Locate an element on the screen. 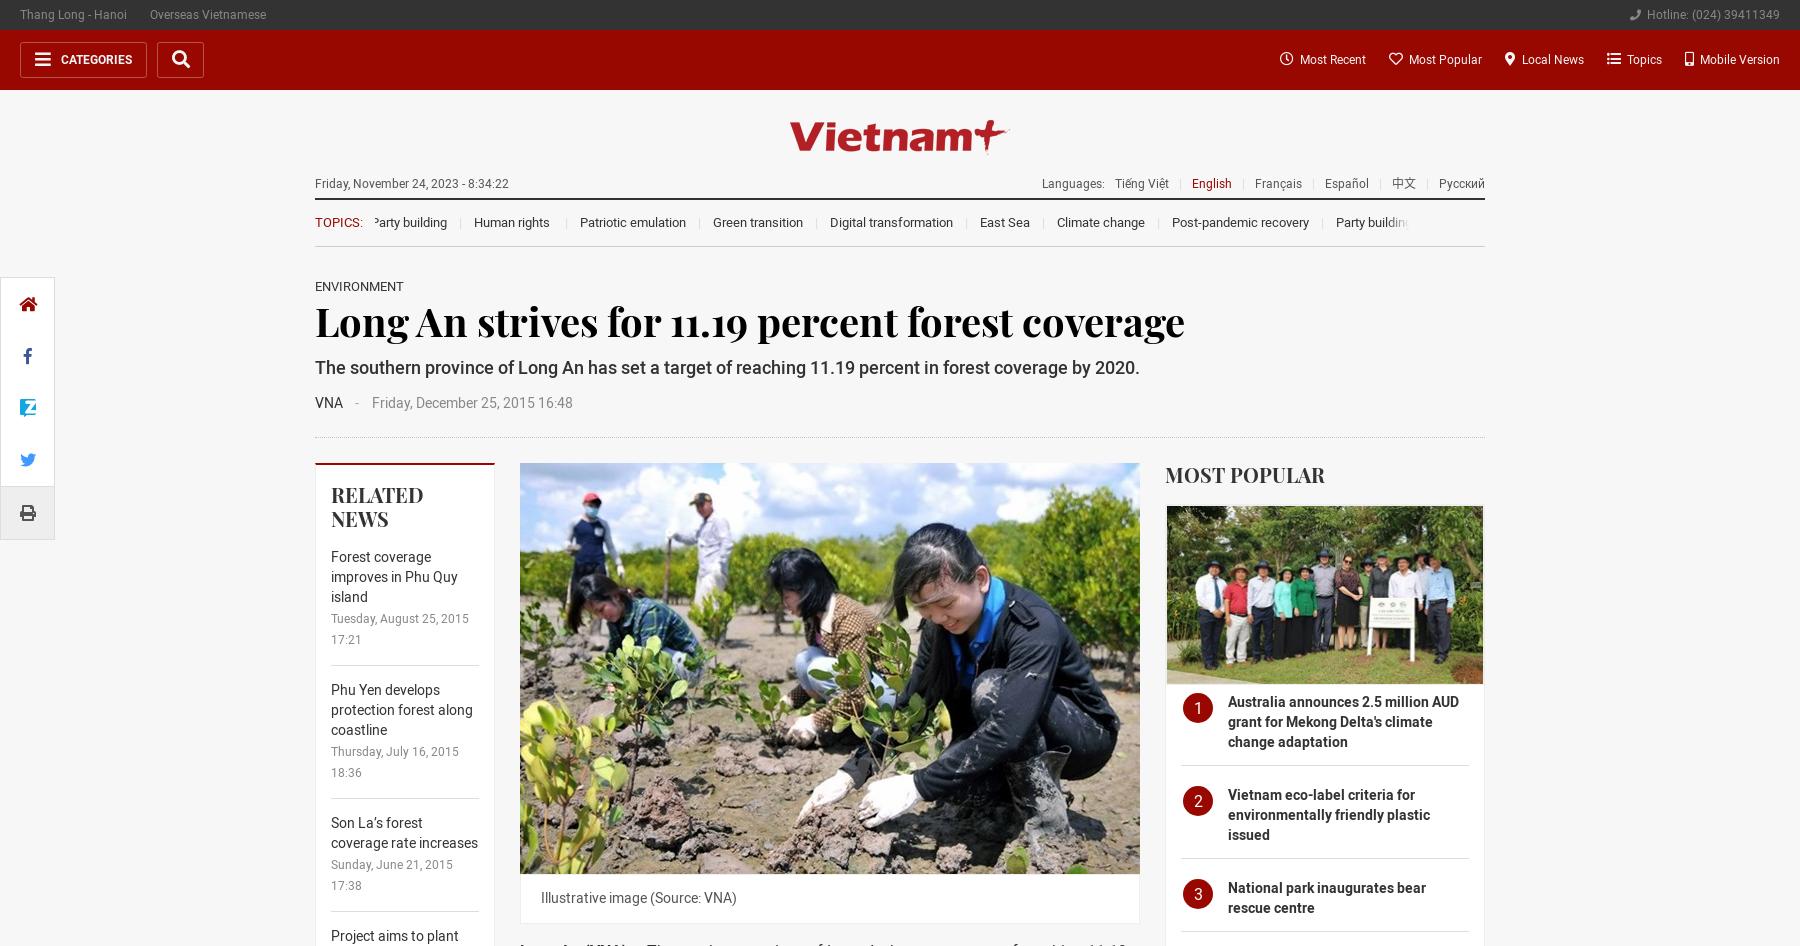 Image resolution: width=1800 pixels, height=946 pixels. 'Phu Yen develops protection forest along coastline' is located at coordinates (401, 709).